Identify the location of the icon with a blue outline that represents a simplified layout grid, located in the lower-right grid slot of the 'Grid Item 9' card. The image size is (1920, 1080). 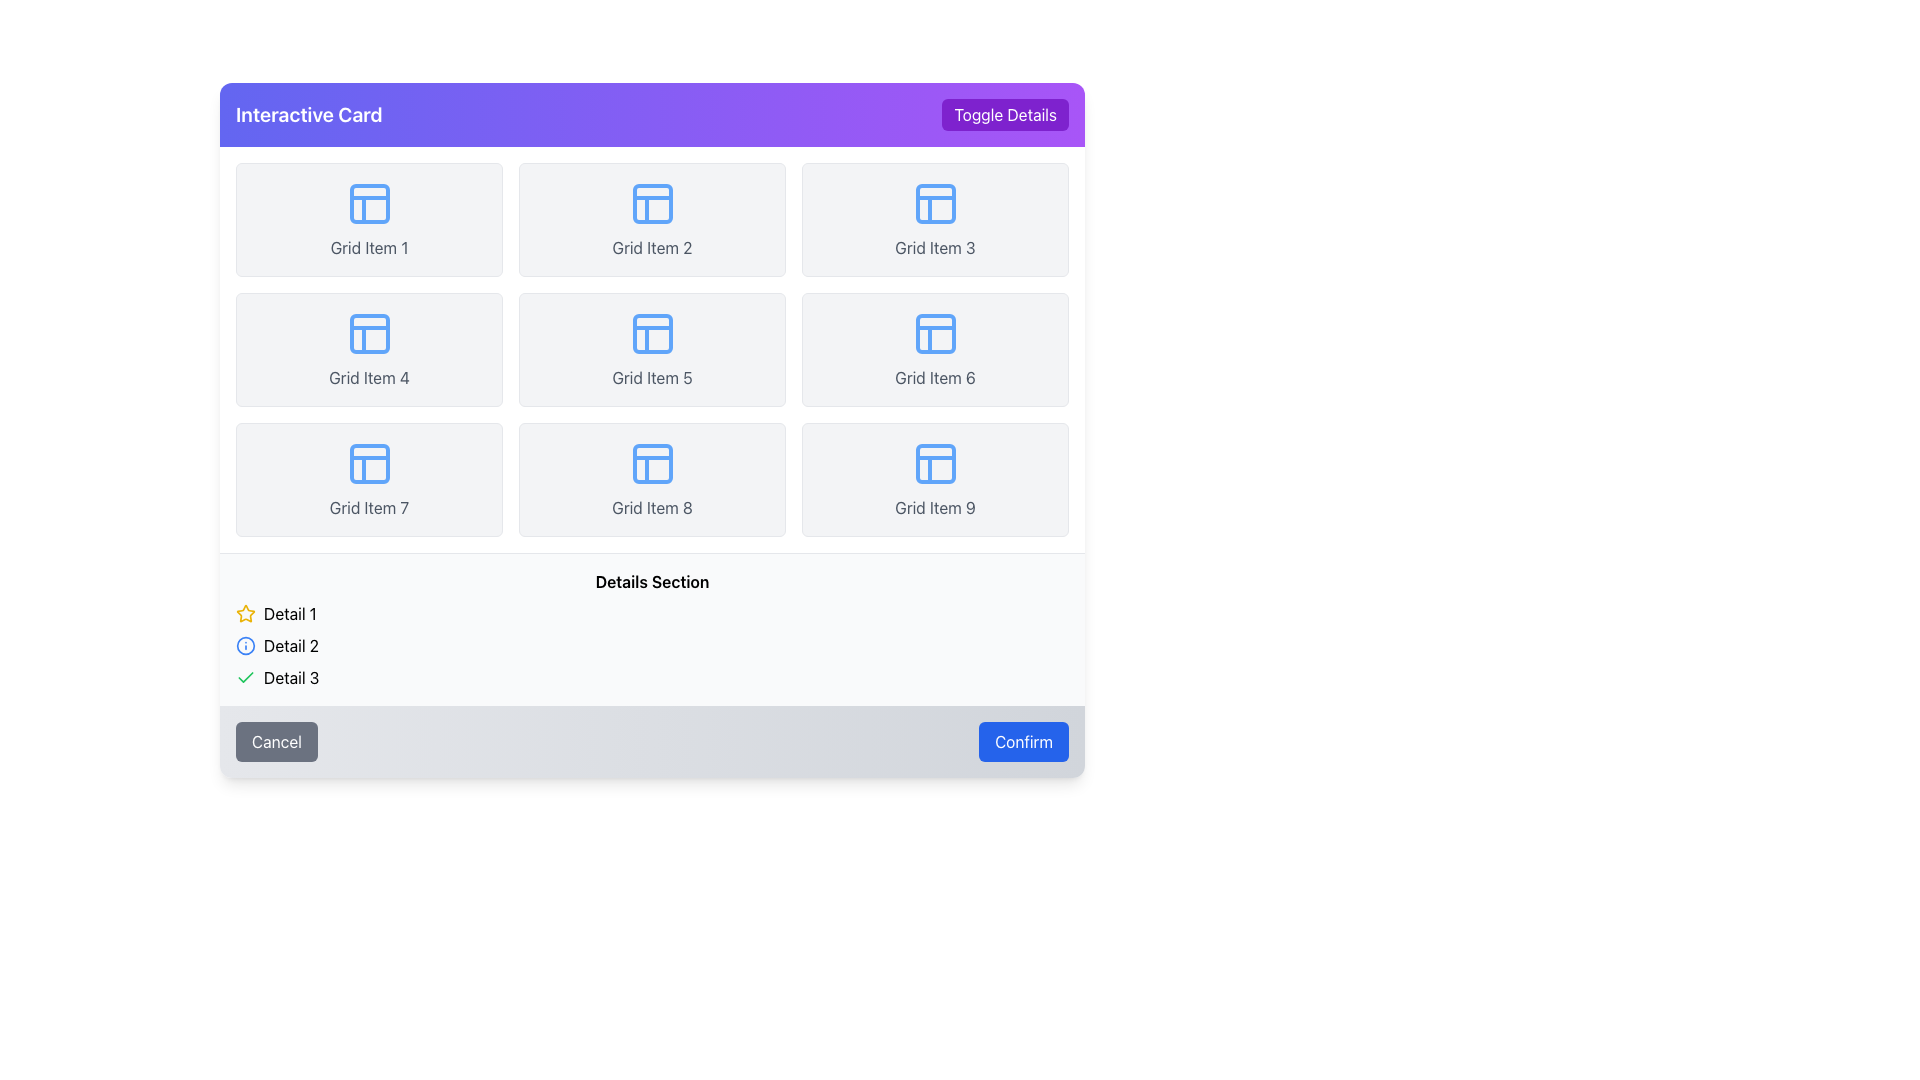
(934, 463).